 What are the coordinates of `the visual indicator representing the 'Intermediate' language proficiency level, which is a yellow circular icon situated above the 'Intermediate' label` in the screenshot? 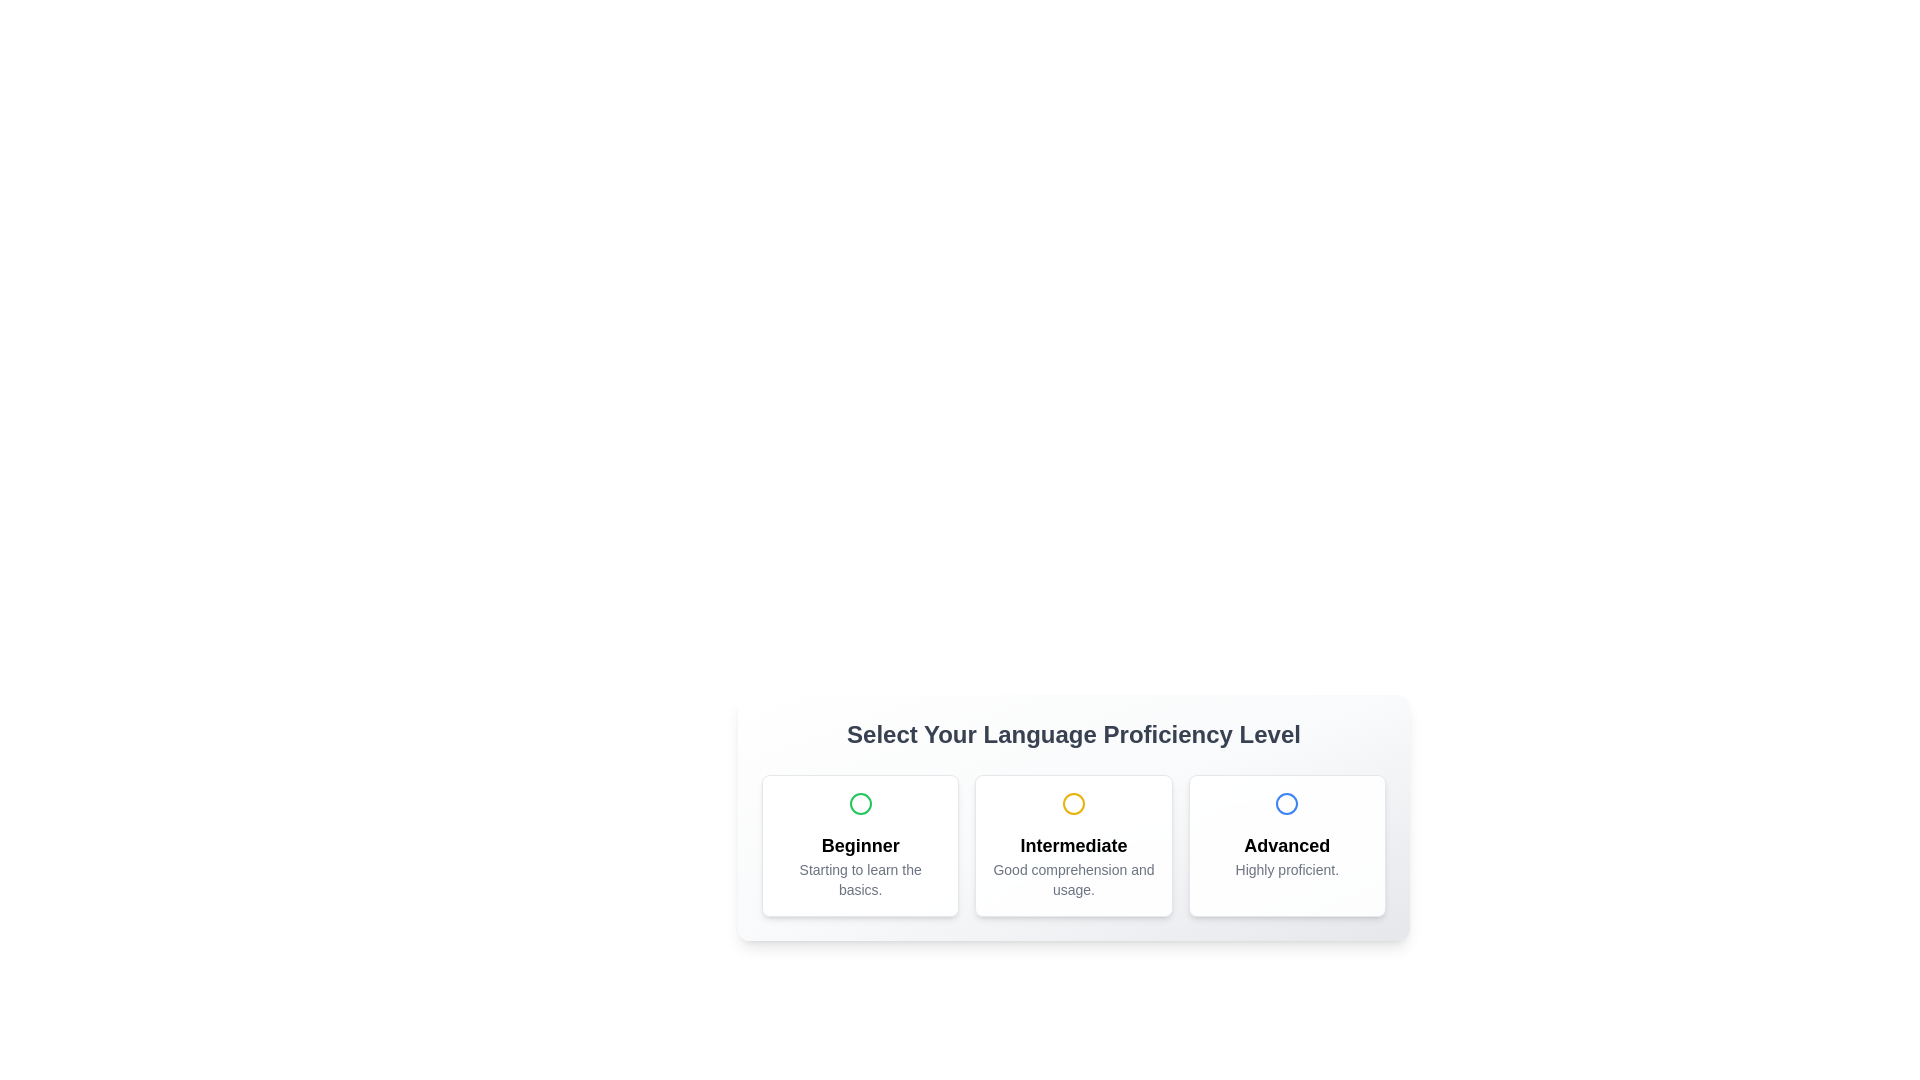 It's located at (1073, 802).